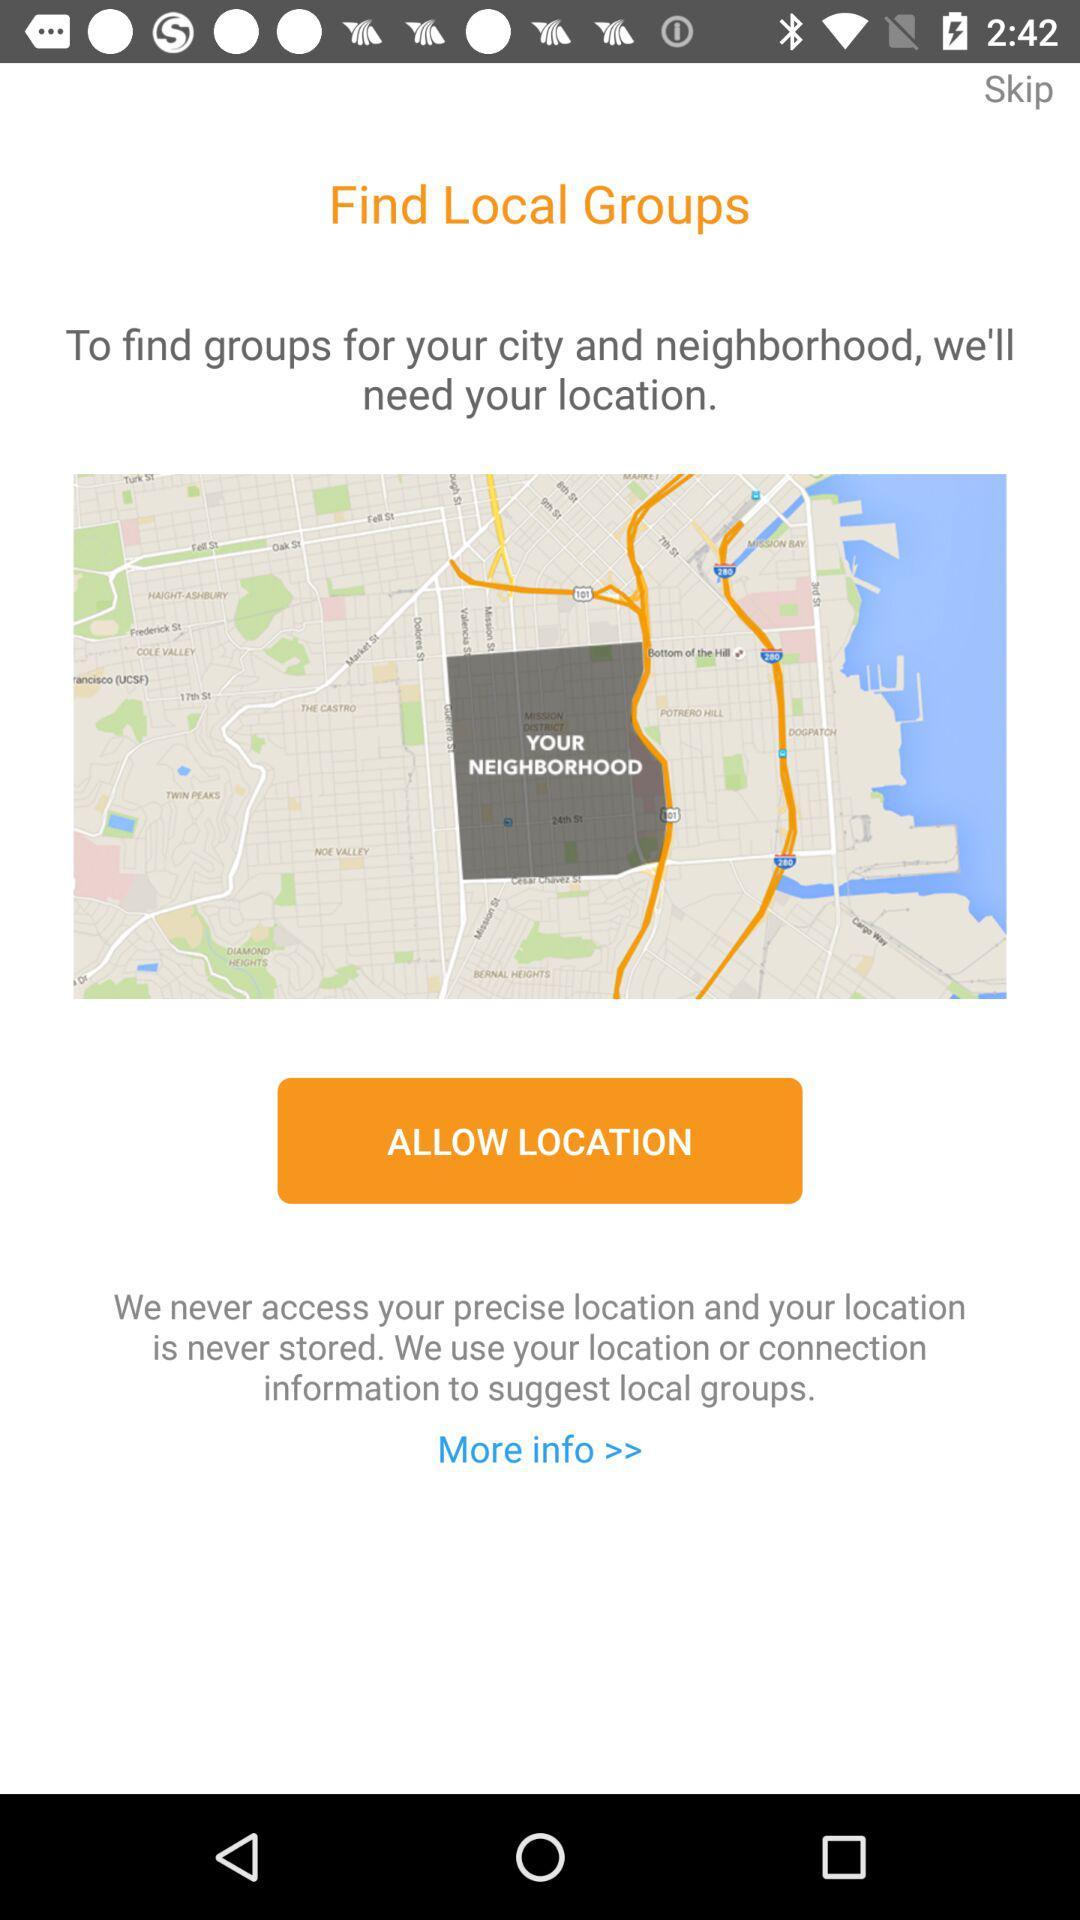 Image resolution: width=1080 pixels, height=1920 pixels. Describe the element at coordinates (1018, 101) in the screenshot. I see `skip item` at that location.